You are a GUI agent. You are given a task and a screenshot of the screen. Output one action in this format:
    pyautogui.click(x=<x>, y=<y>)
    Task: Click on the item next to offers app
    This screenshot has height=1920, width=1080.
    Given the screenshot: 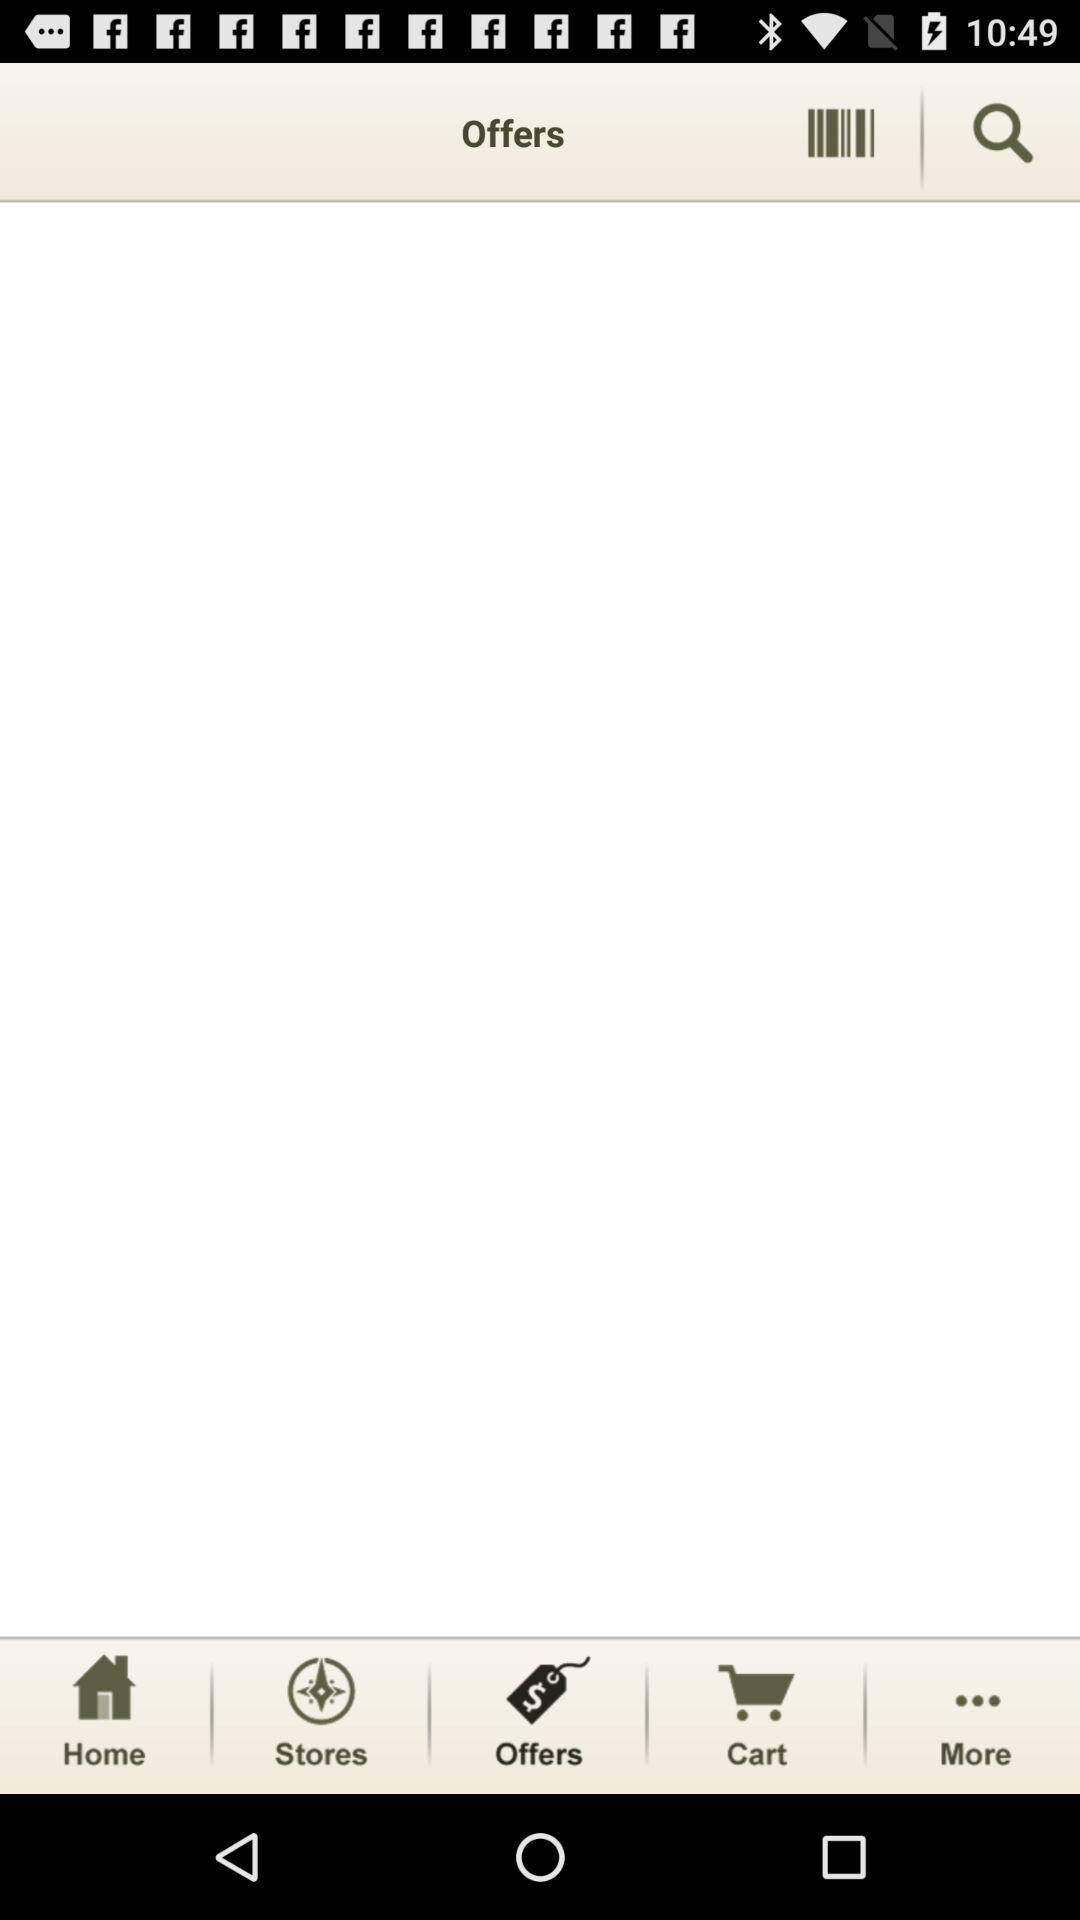 What is the action you would take?
    pyautogui.click(x=840, y=131)
    